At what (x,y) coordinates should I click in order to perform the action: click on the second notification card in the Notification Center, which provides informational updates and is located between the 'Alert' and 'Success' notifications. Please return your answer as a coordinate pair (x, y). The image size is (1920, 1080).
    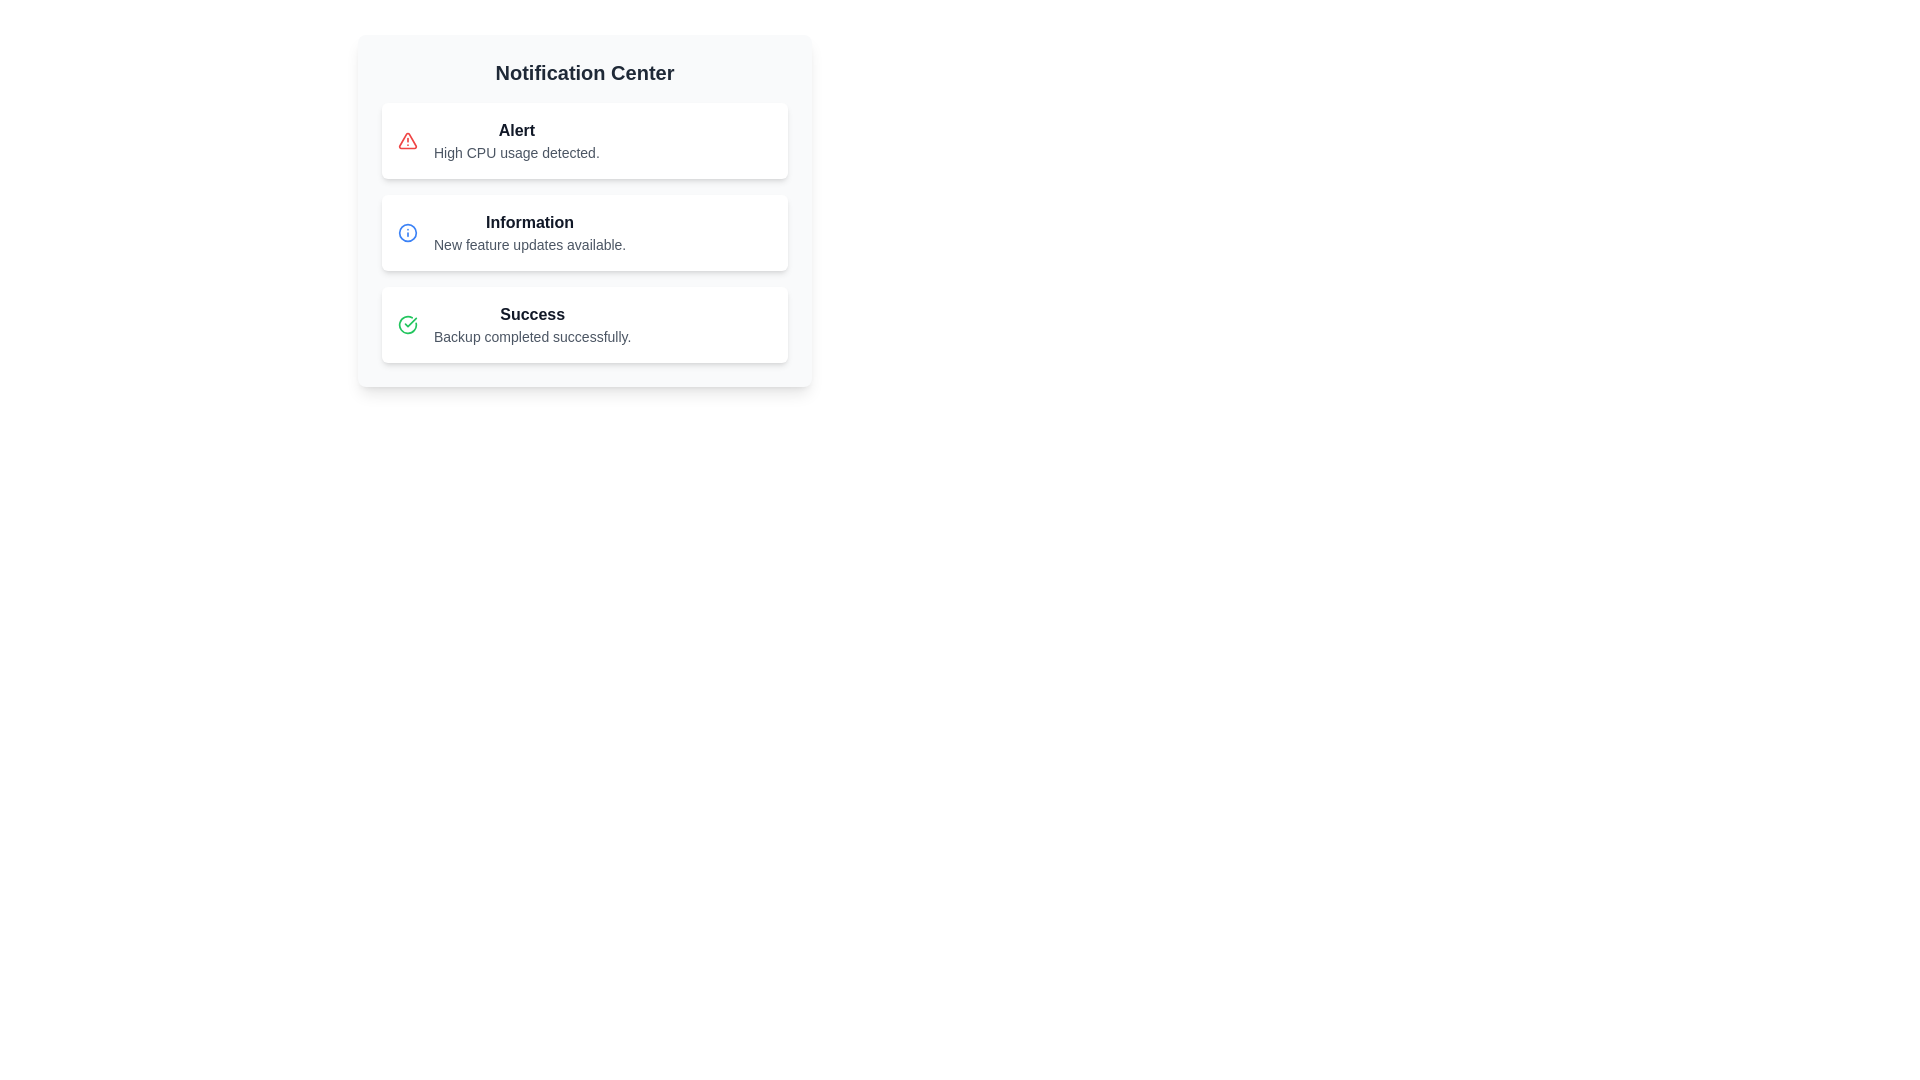
    Looking at the image, I should click on (584, 211).